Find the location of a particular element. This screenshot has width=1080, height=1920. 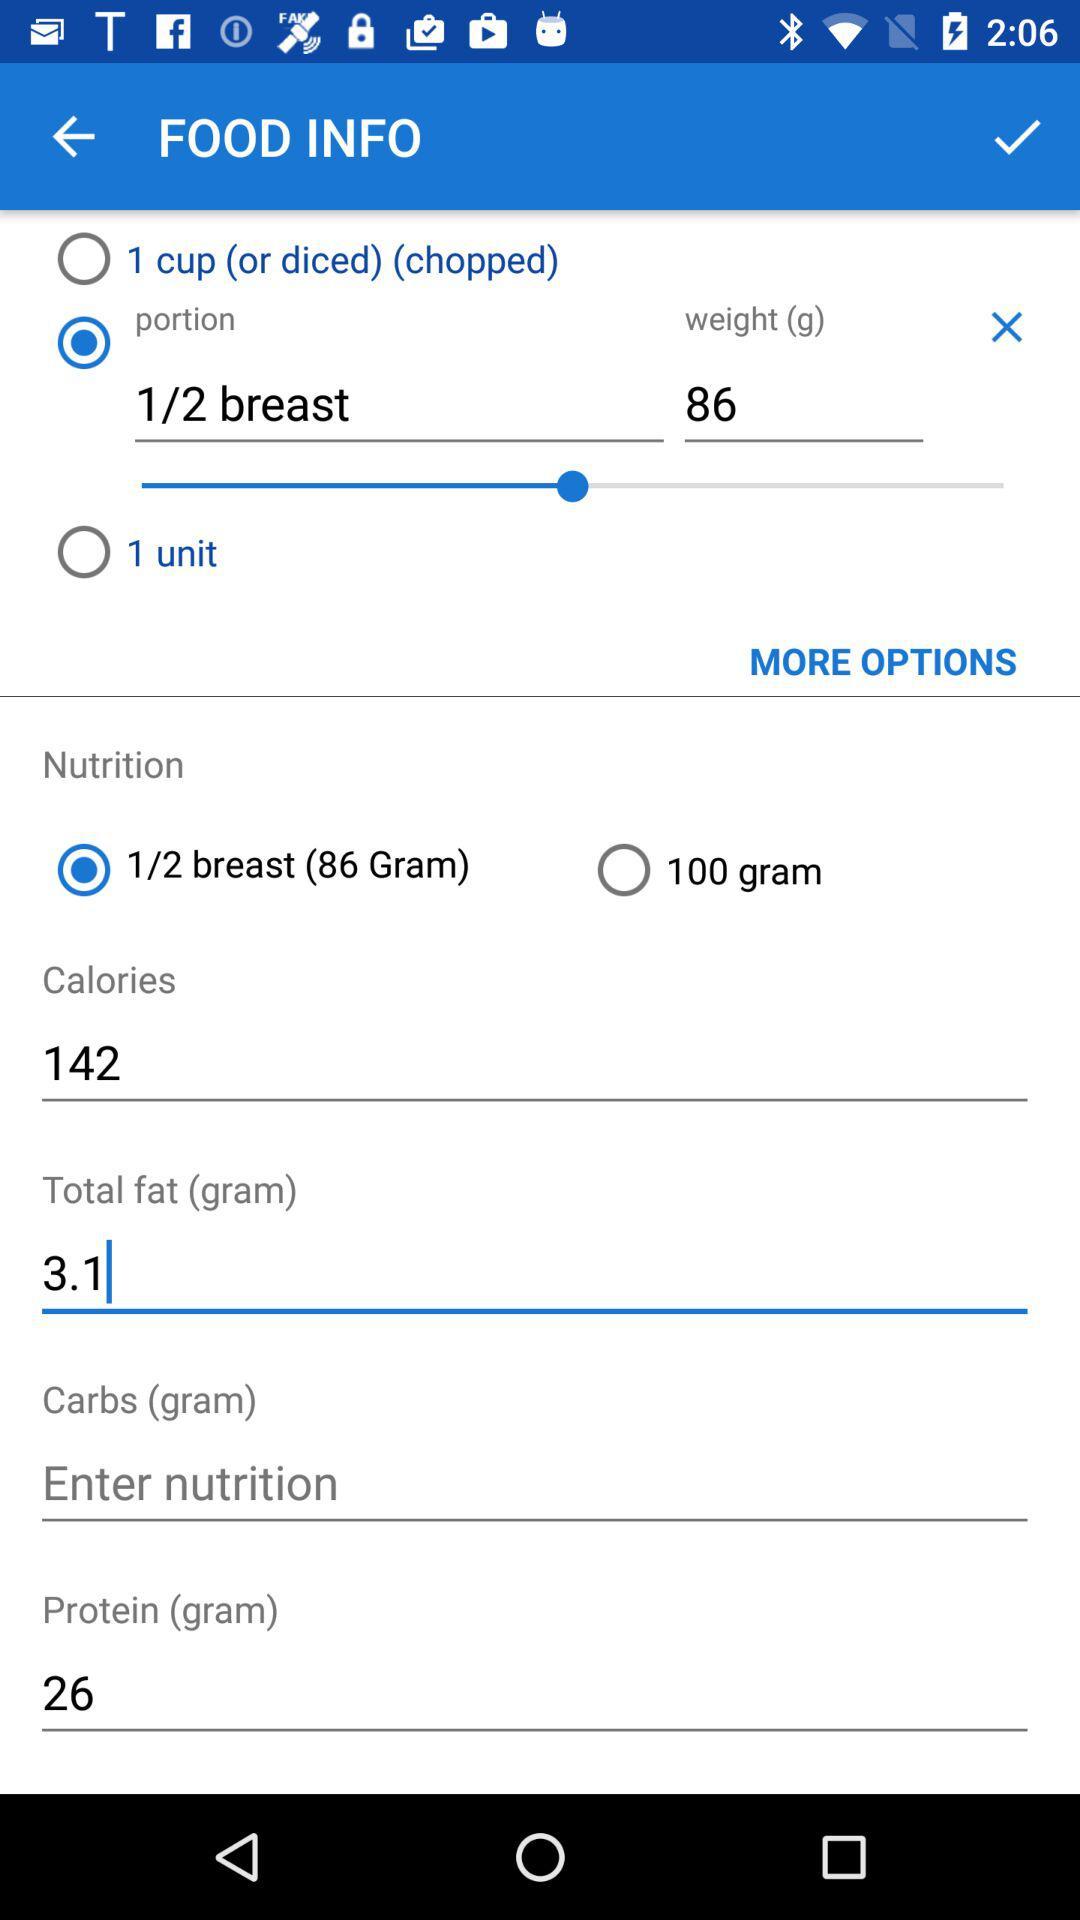

100 gram is located at coordinates (830, 869).